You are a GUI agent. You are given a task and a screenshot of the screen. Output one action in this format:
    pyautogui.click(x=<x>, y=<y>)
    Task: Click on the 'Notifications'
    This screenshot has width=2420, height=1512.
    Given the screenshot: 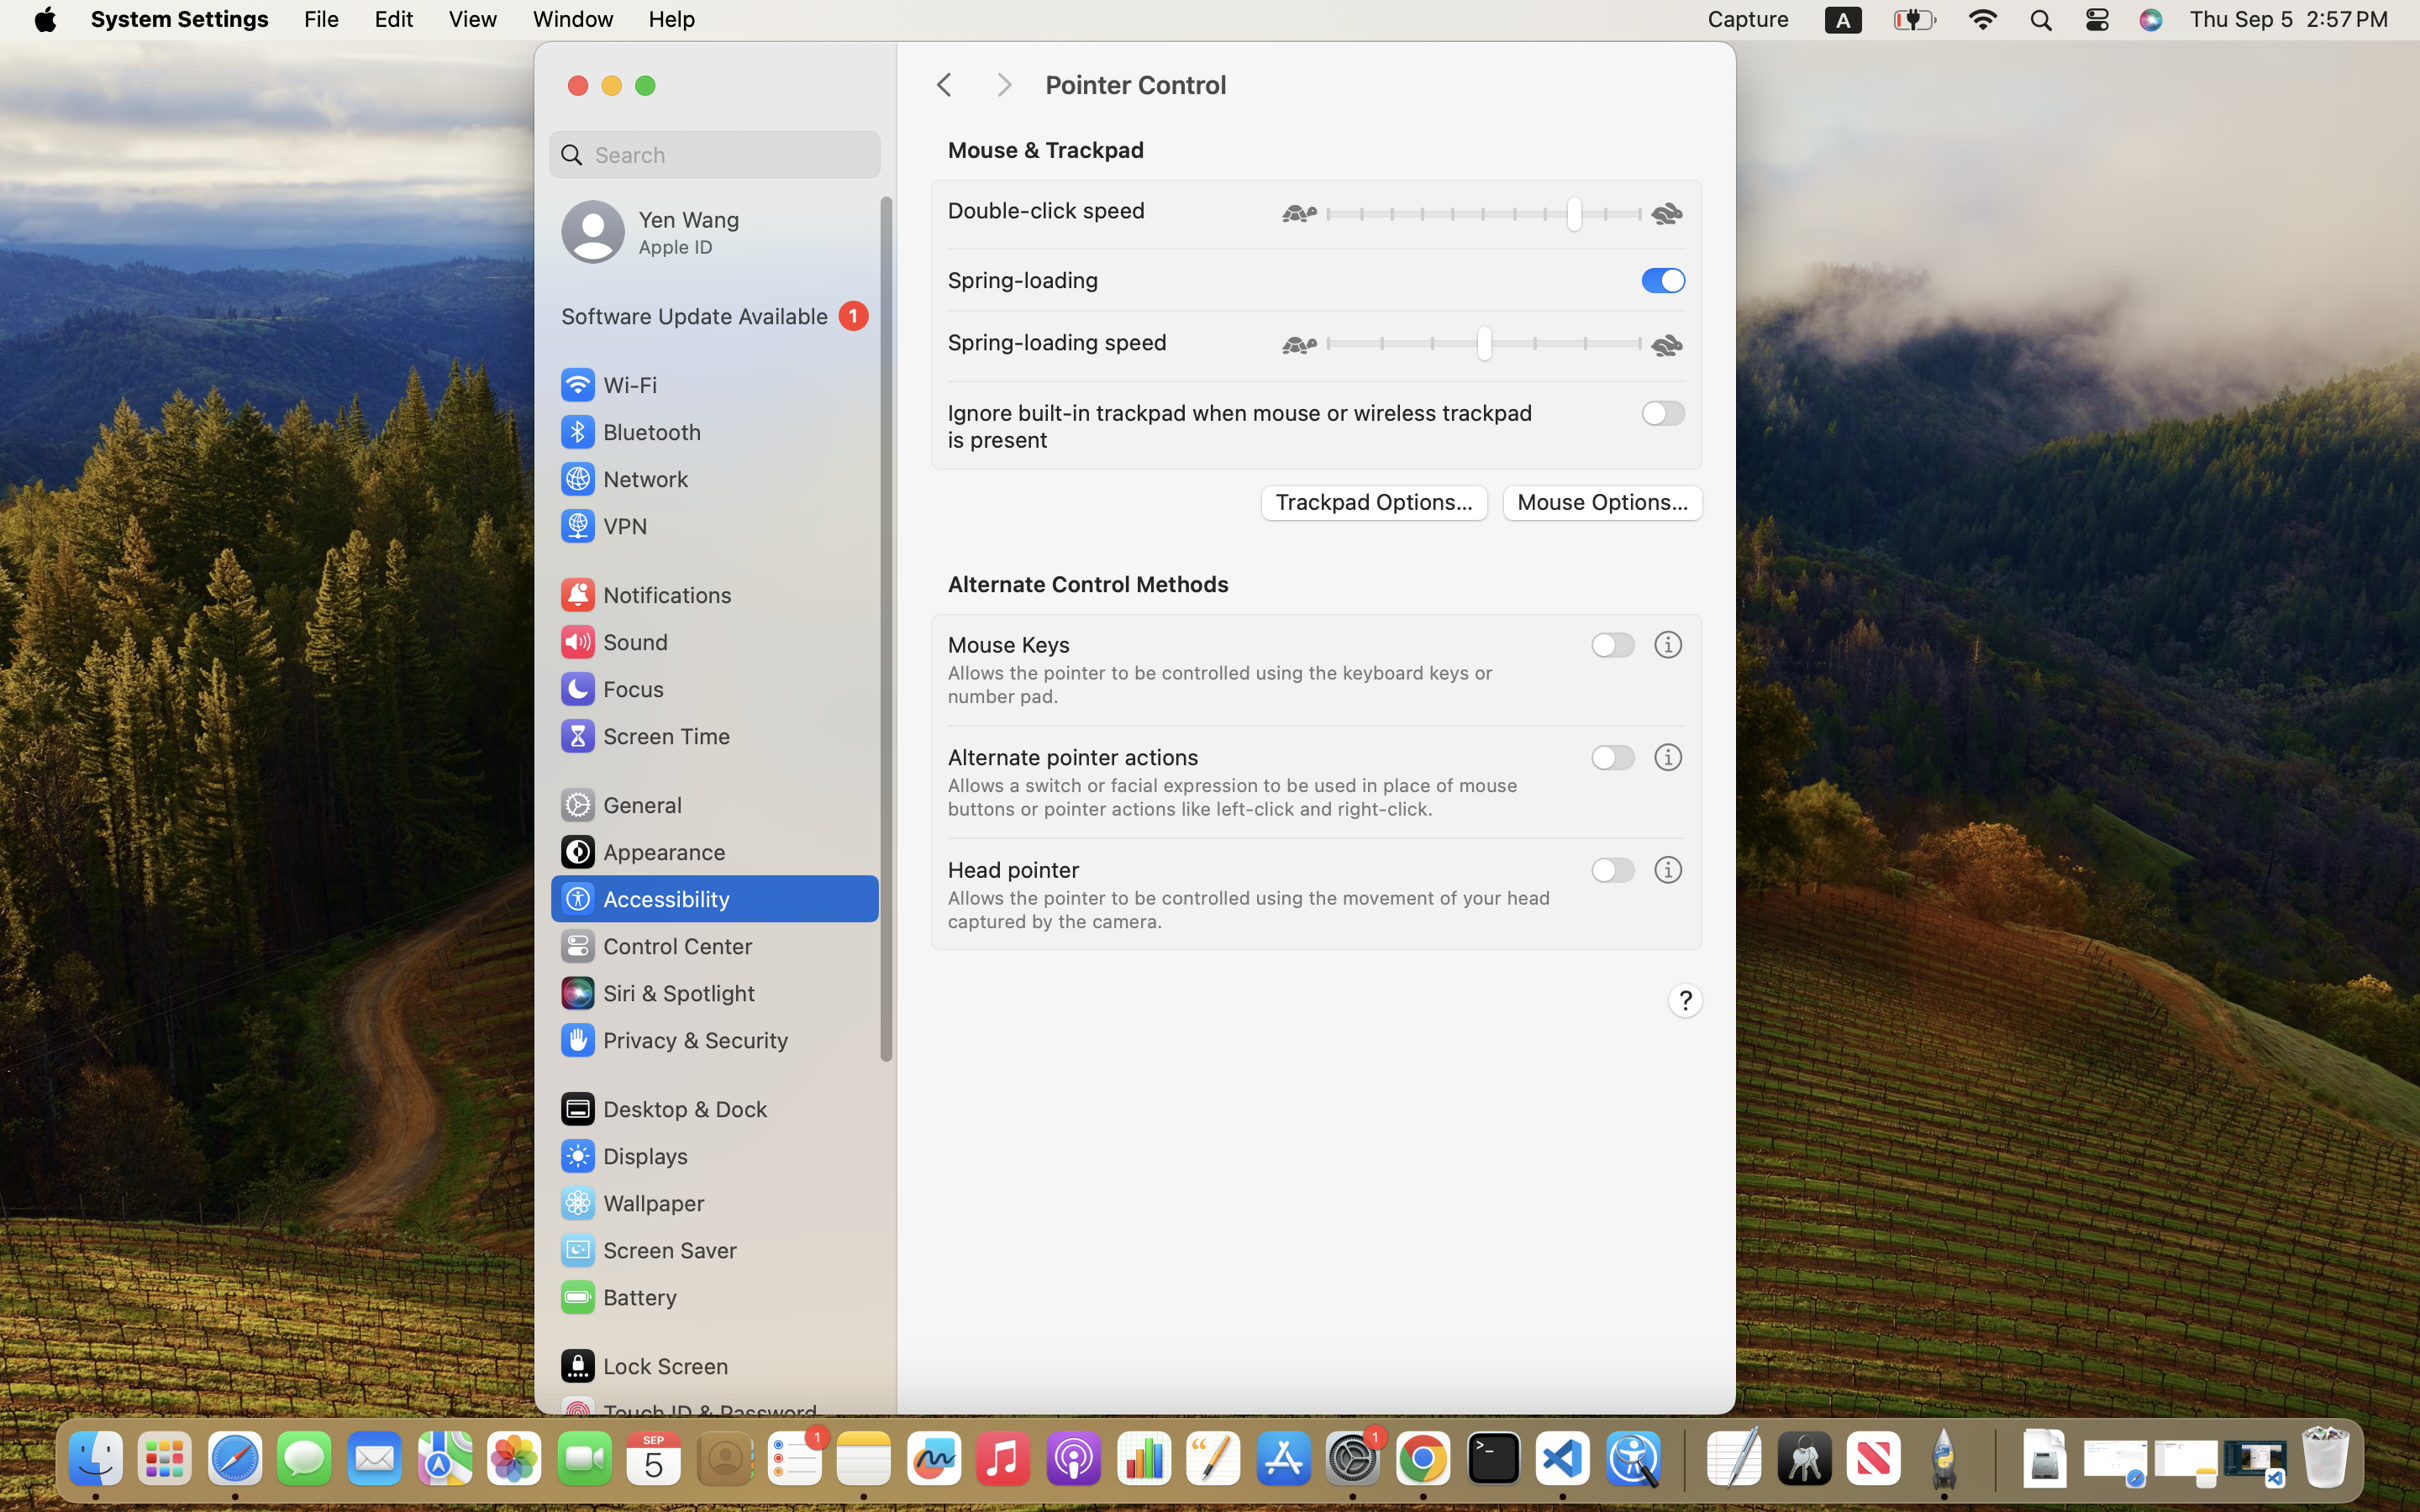 What is the action you would take?
    pyautogui.click(x=644, y=593)
    